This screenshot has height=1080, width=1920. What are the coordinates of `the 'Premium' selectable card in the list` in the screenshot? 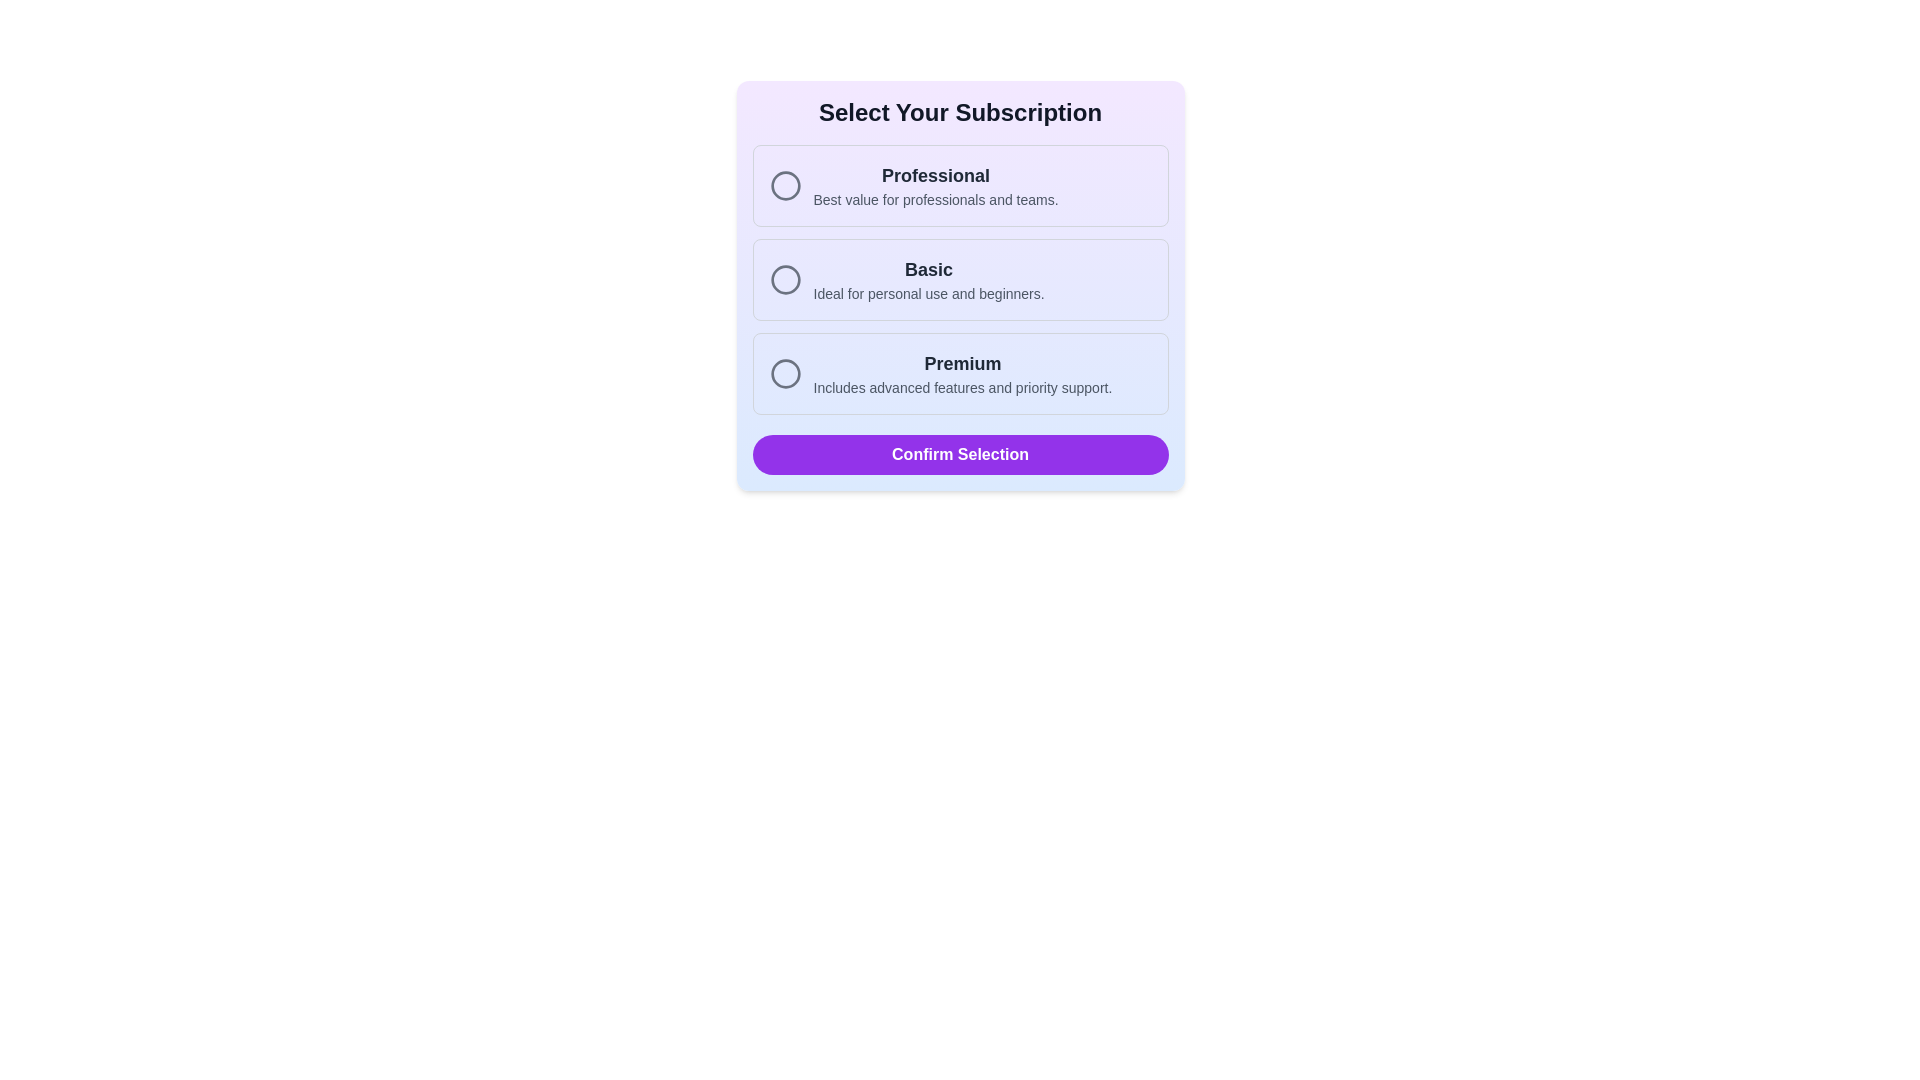 It's located at (960, 374).